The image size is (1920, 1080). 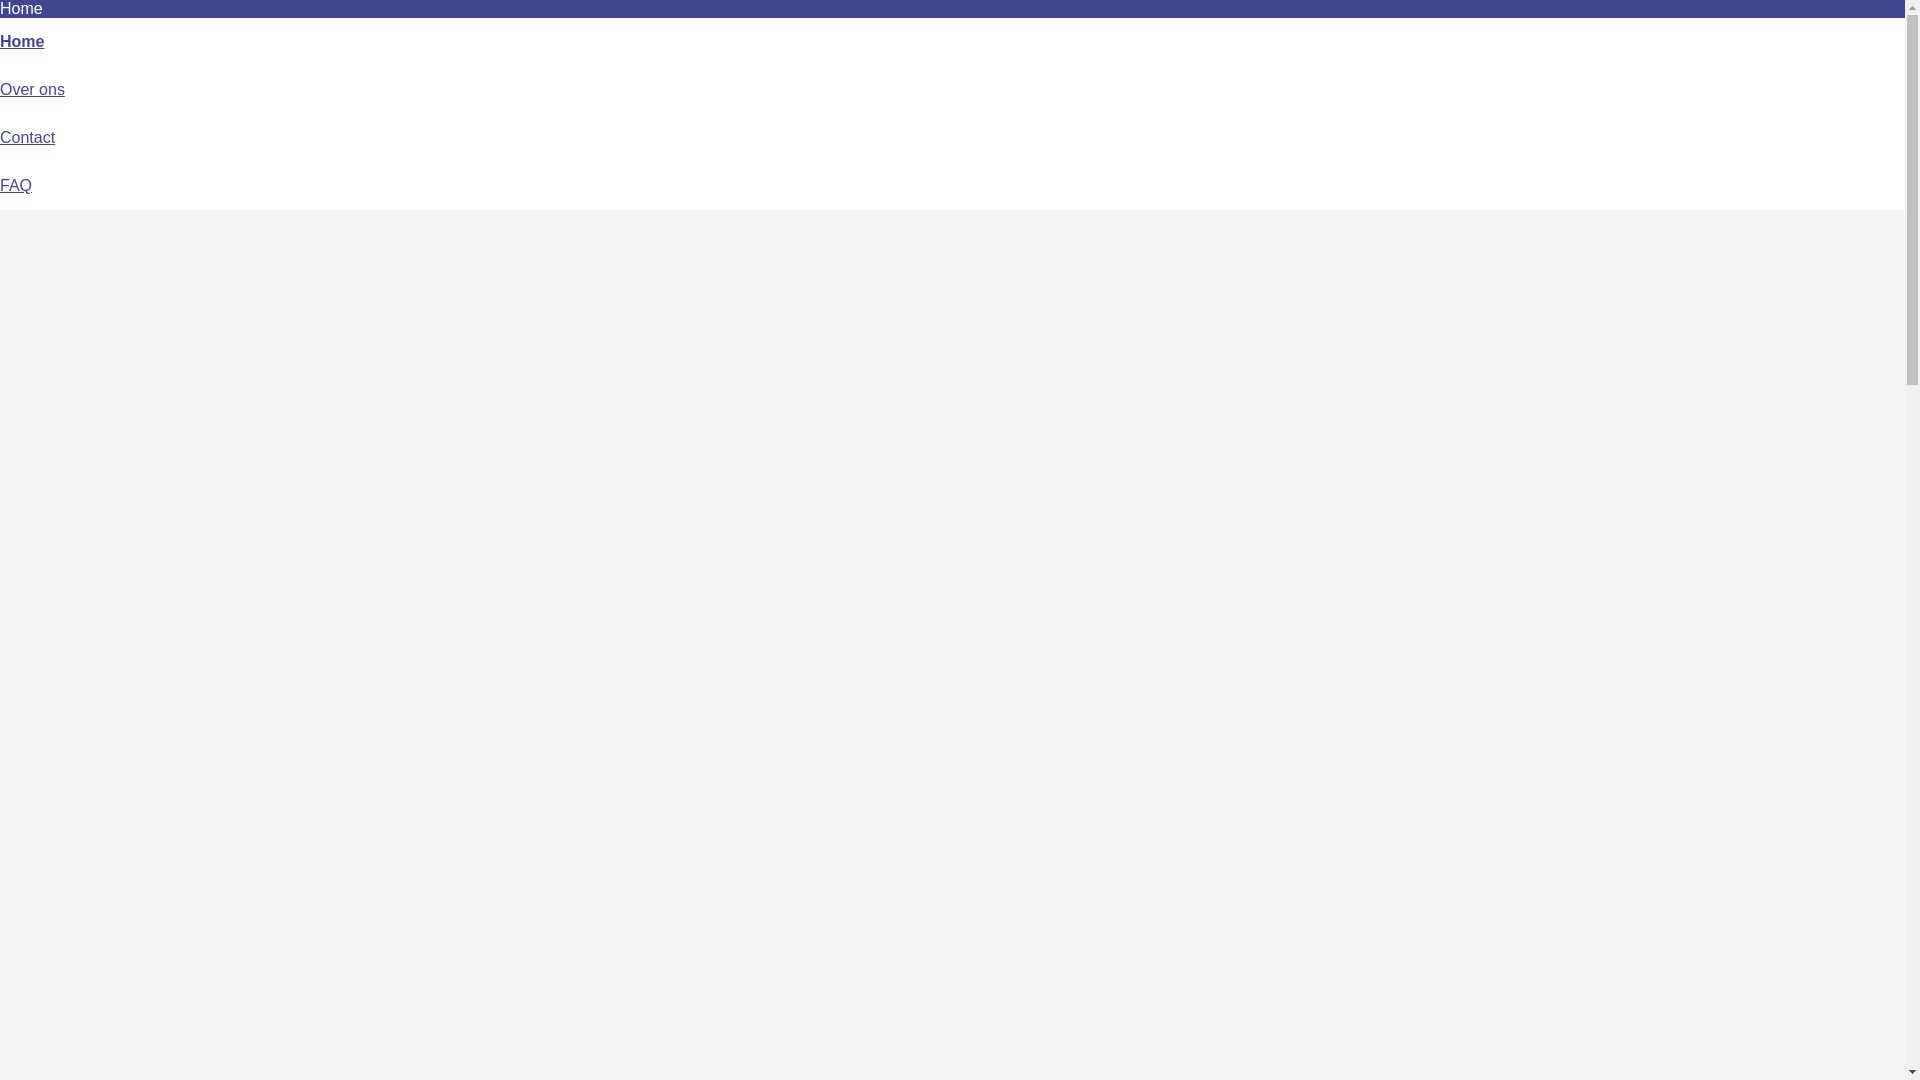 I want to click on 'Home', so click(x=22, y=41).